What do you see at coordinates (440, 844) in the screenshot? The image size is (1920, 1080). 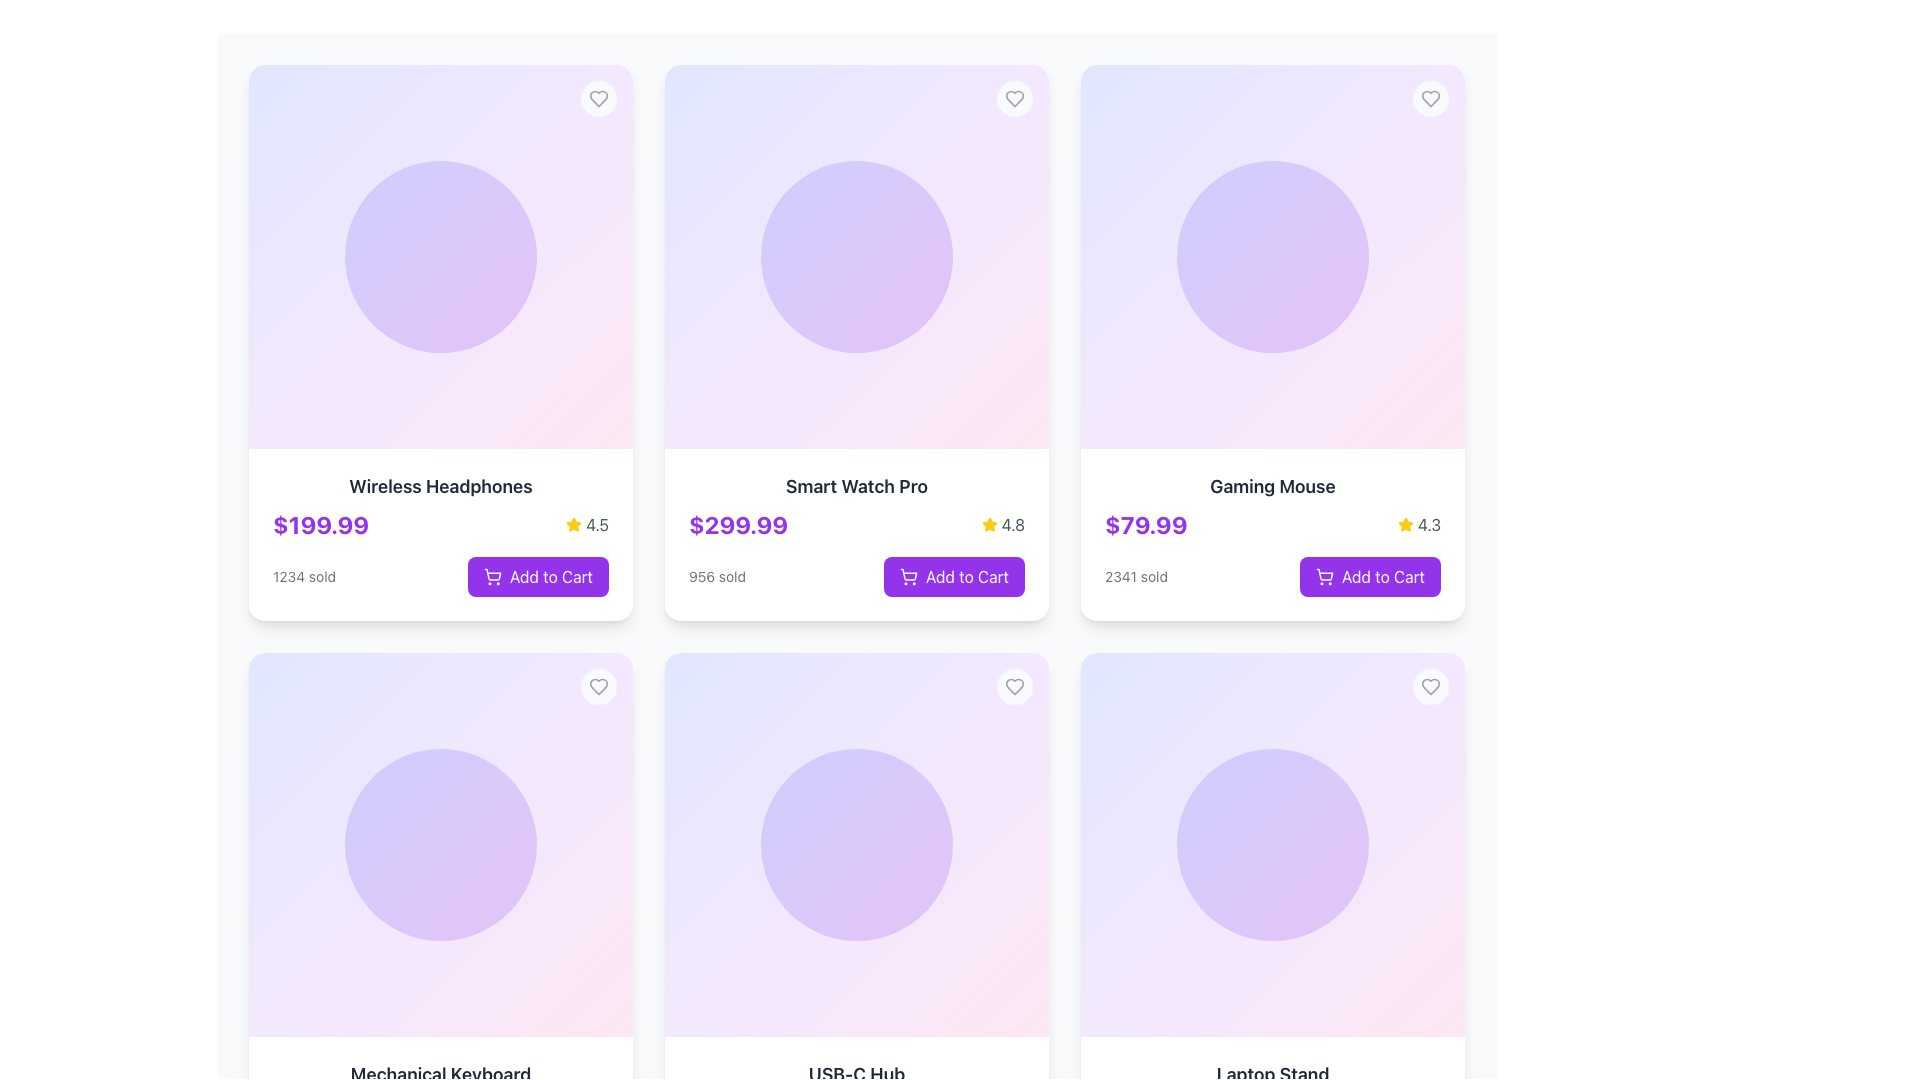 I see `the decorative graphical element, which is a styled circular component centered within the first card of the second row in the grid layout, adding visual emphasis to the card` at bounding box center [440, 844].